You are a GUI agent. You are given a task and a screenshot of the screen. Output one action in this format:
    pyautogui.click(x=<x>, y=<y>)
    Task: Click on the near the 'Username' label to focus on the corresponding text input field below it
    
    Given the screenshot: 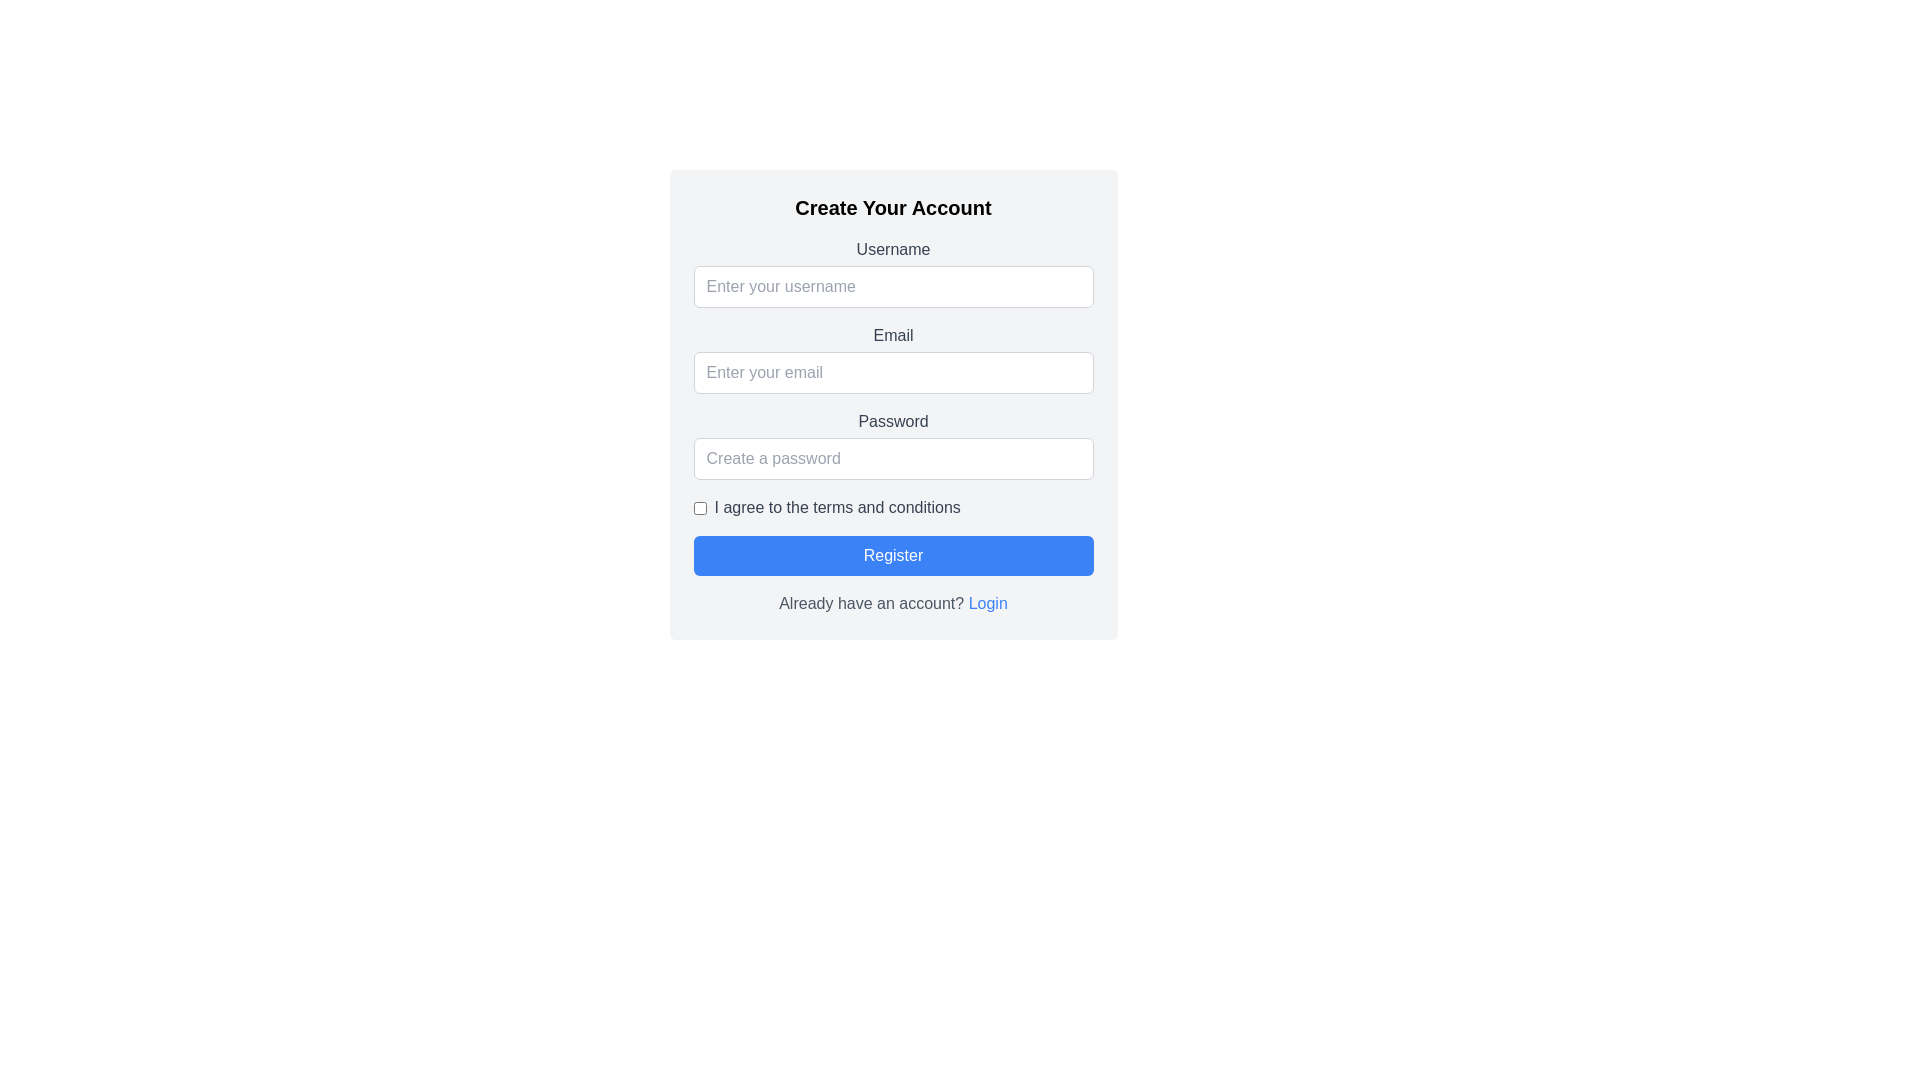 What is the action you would take?
    pyautogui.click(x=892, y=249)
    